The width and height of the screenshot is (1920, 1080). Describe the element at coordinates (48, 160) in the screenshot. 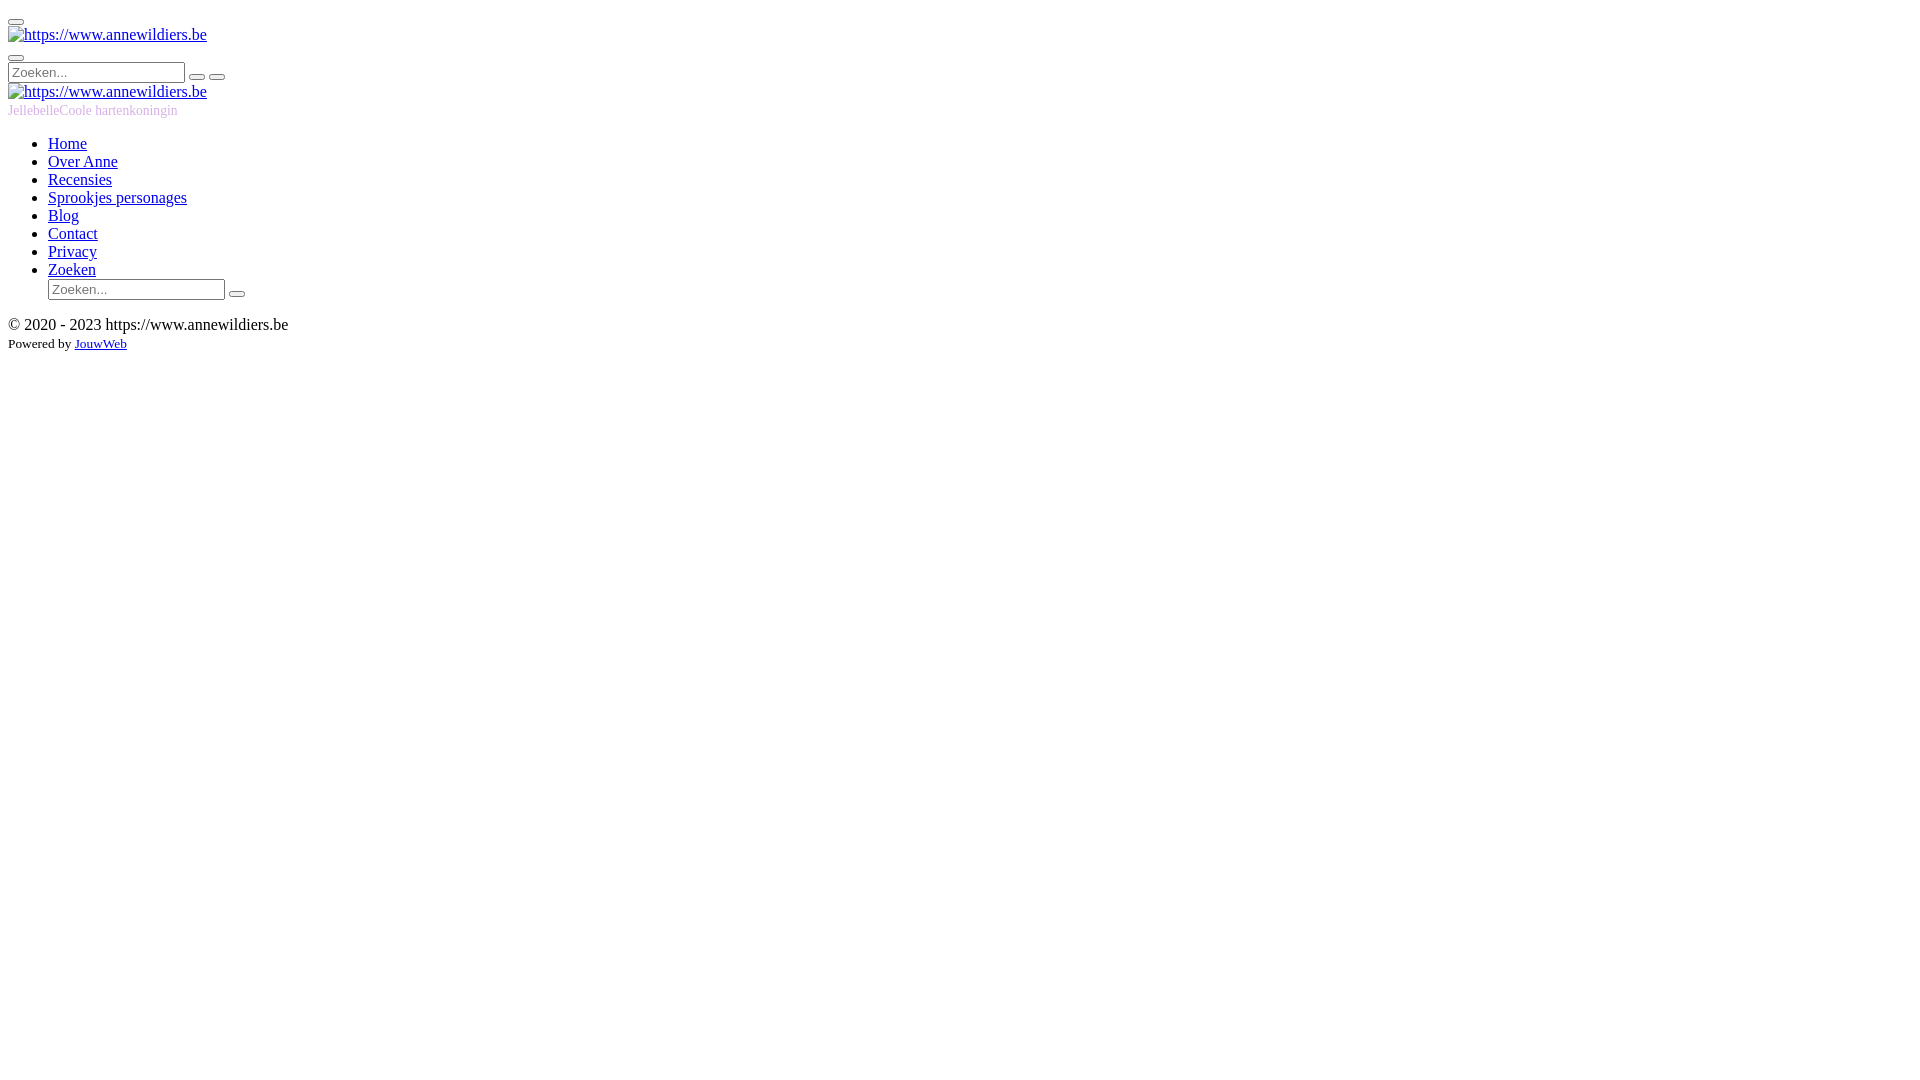

I see `'Over Anne'` at that location.